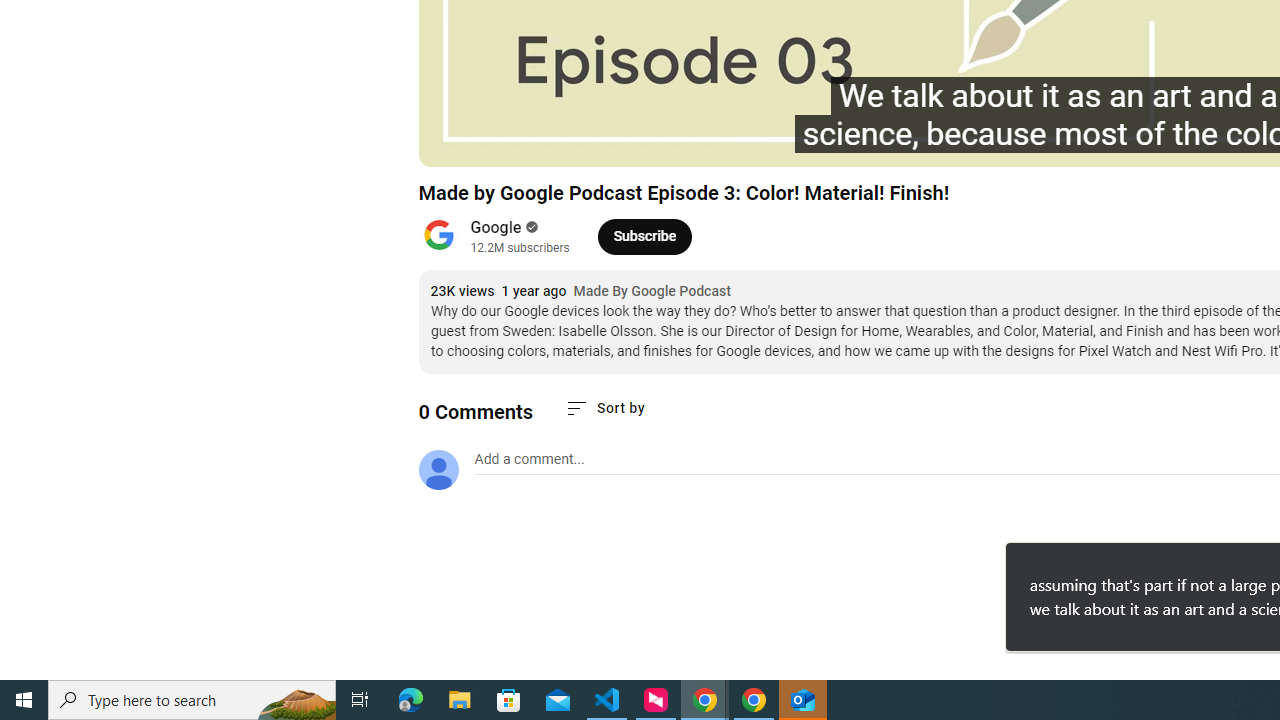 The width and height of the screenshot is (1280, 720). I want to click on 'Type here to search', so click(192, 698).